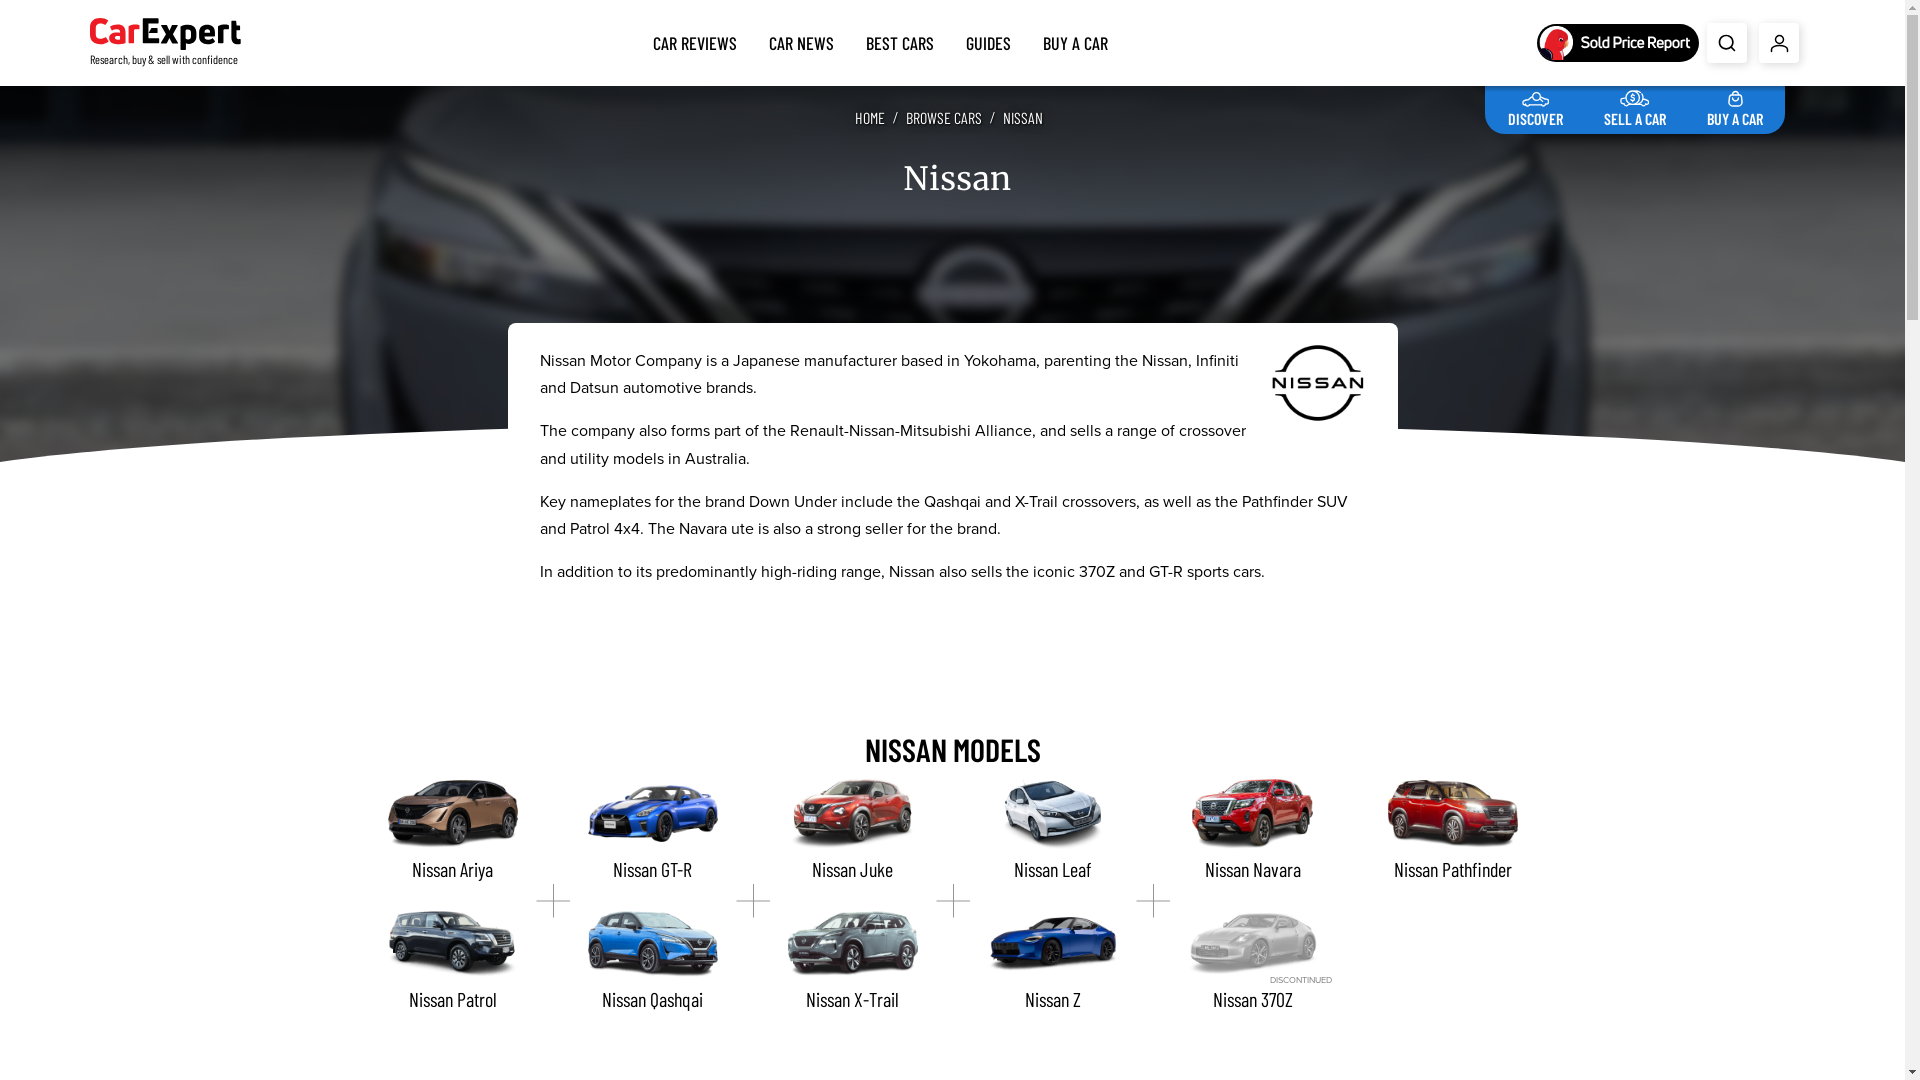 Image resolution: width=1920 pixels, height=1080 pixels. Describe the element at coordinates (1050, 959) in the screenshot. I see `'Nissan Z'` at that location.